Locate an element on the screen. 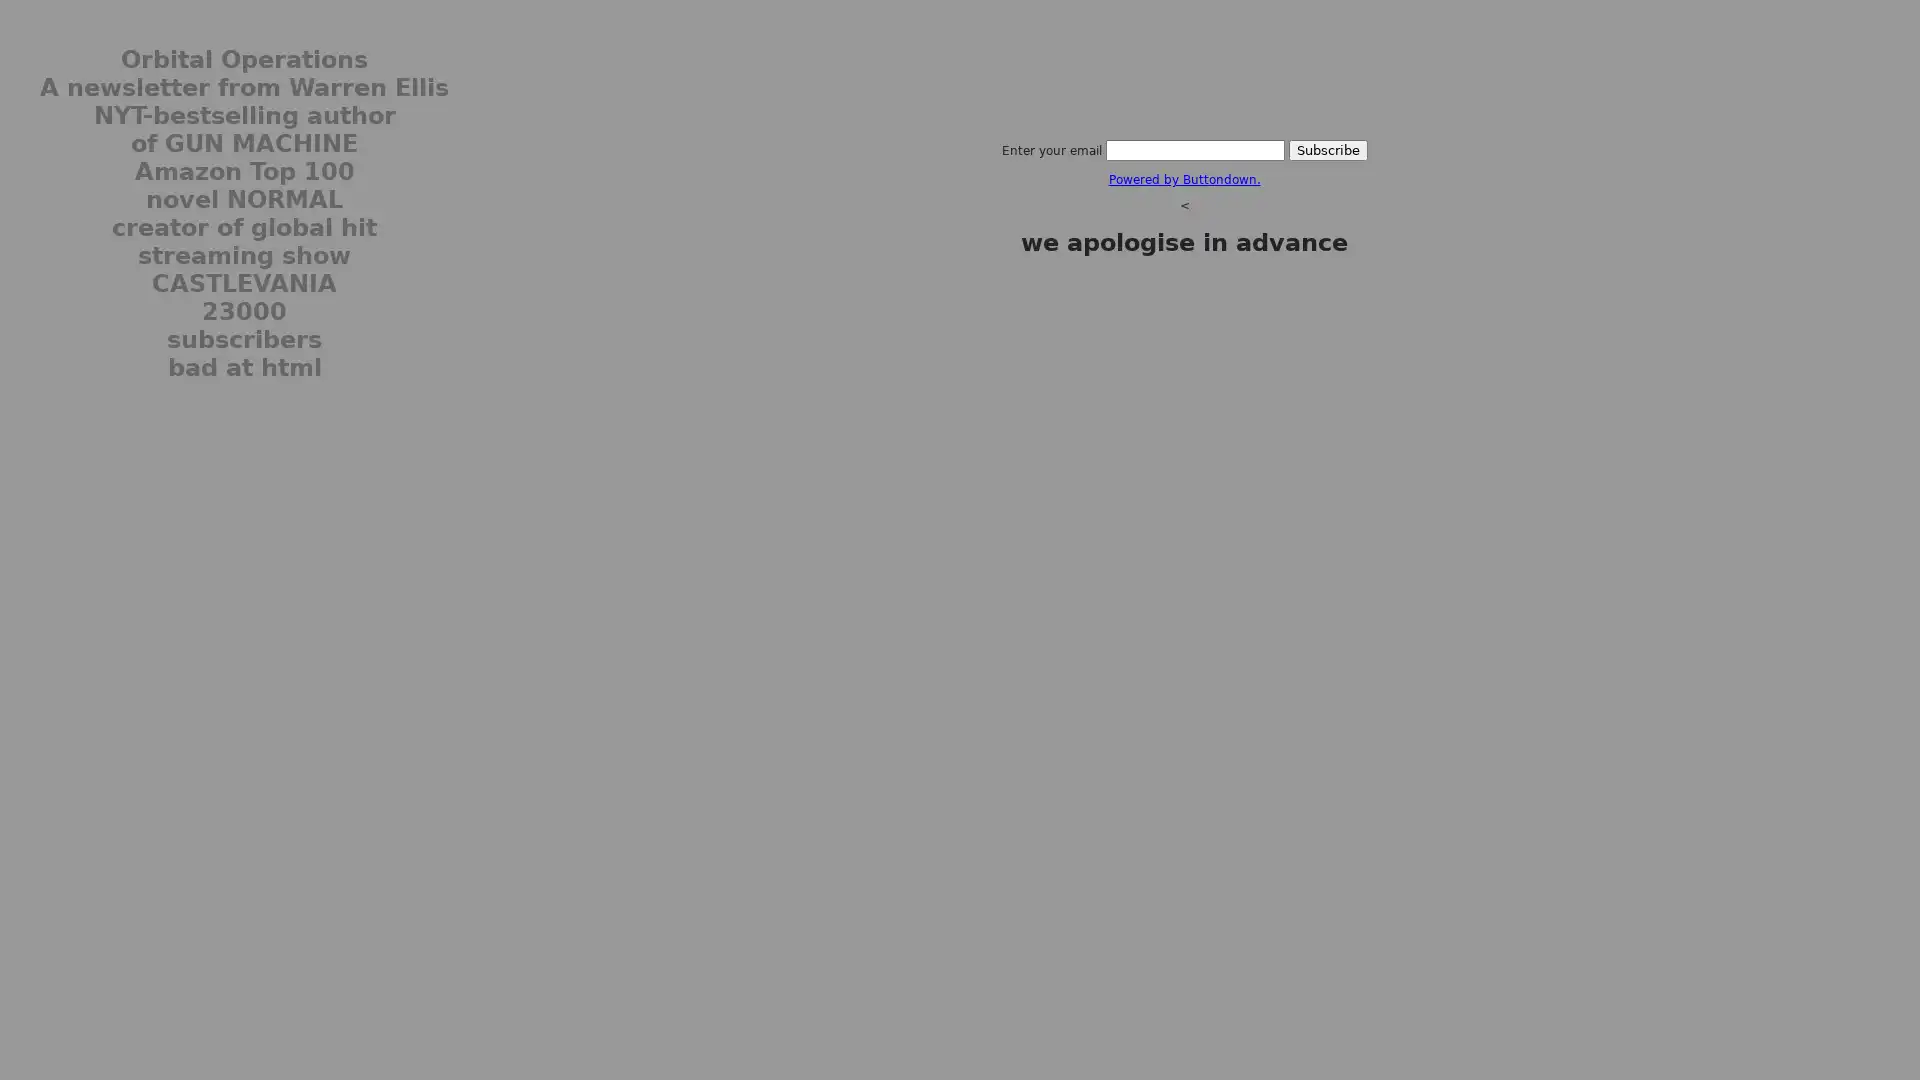 This screenshot has height=1080, width=1920. Subscribe is located at coordinates (1327, 149).